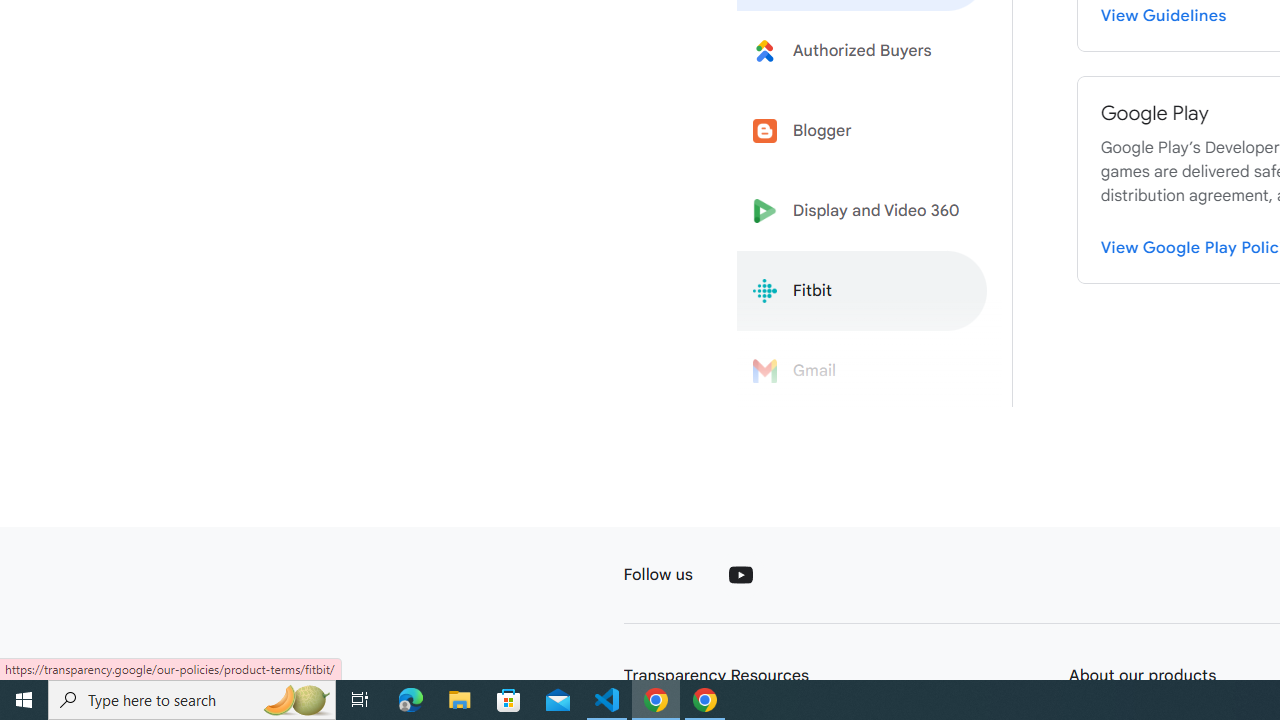  Describe the element at coordinates (862, 211) in the screenshot. I see `'Display and Video 360'` at that location.